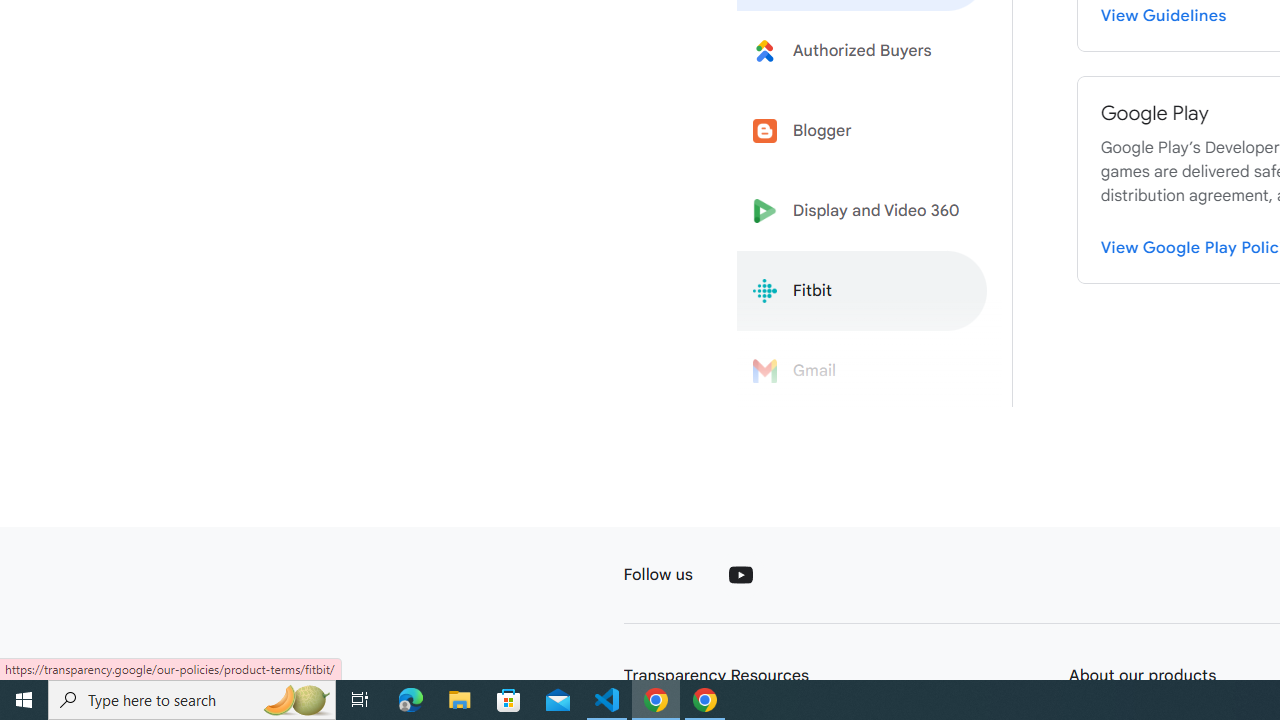  Describe the element at coordinates (862, 211) in the screenshot. I see `'Display and Video 360'` at that location.